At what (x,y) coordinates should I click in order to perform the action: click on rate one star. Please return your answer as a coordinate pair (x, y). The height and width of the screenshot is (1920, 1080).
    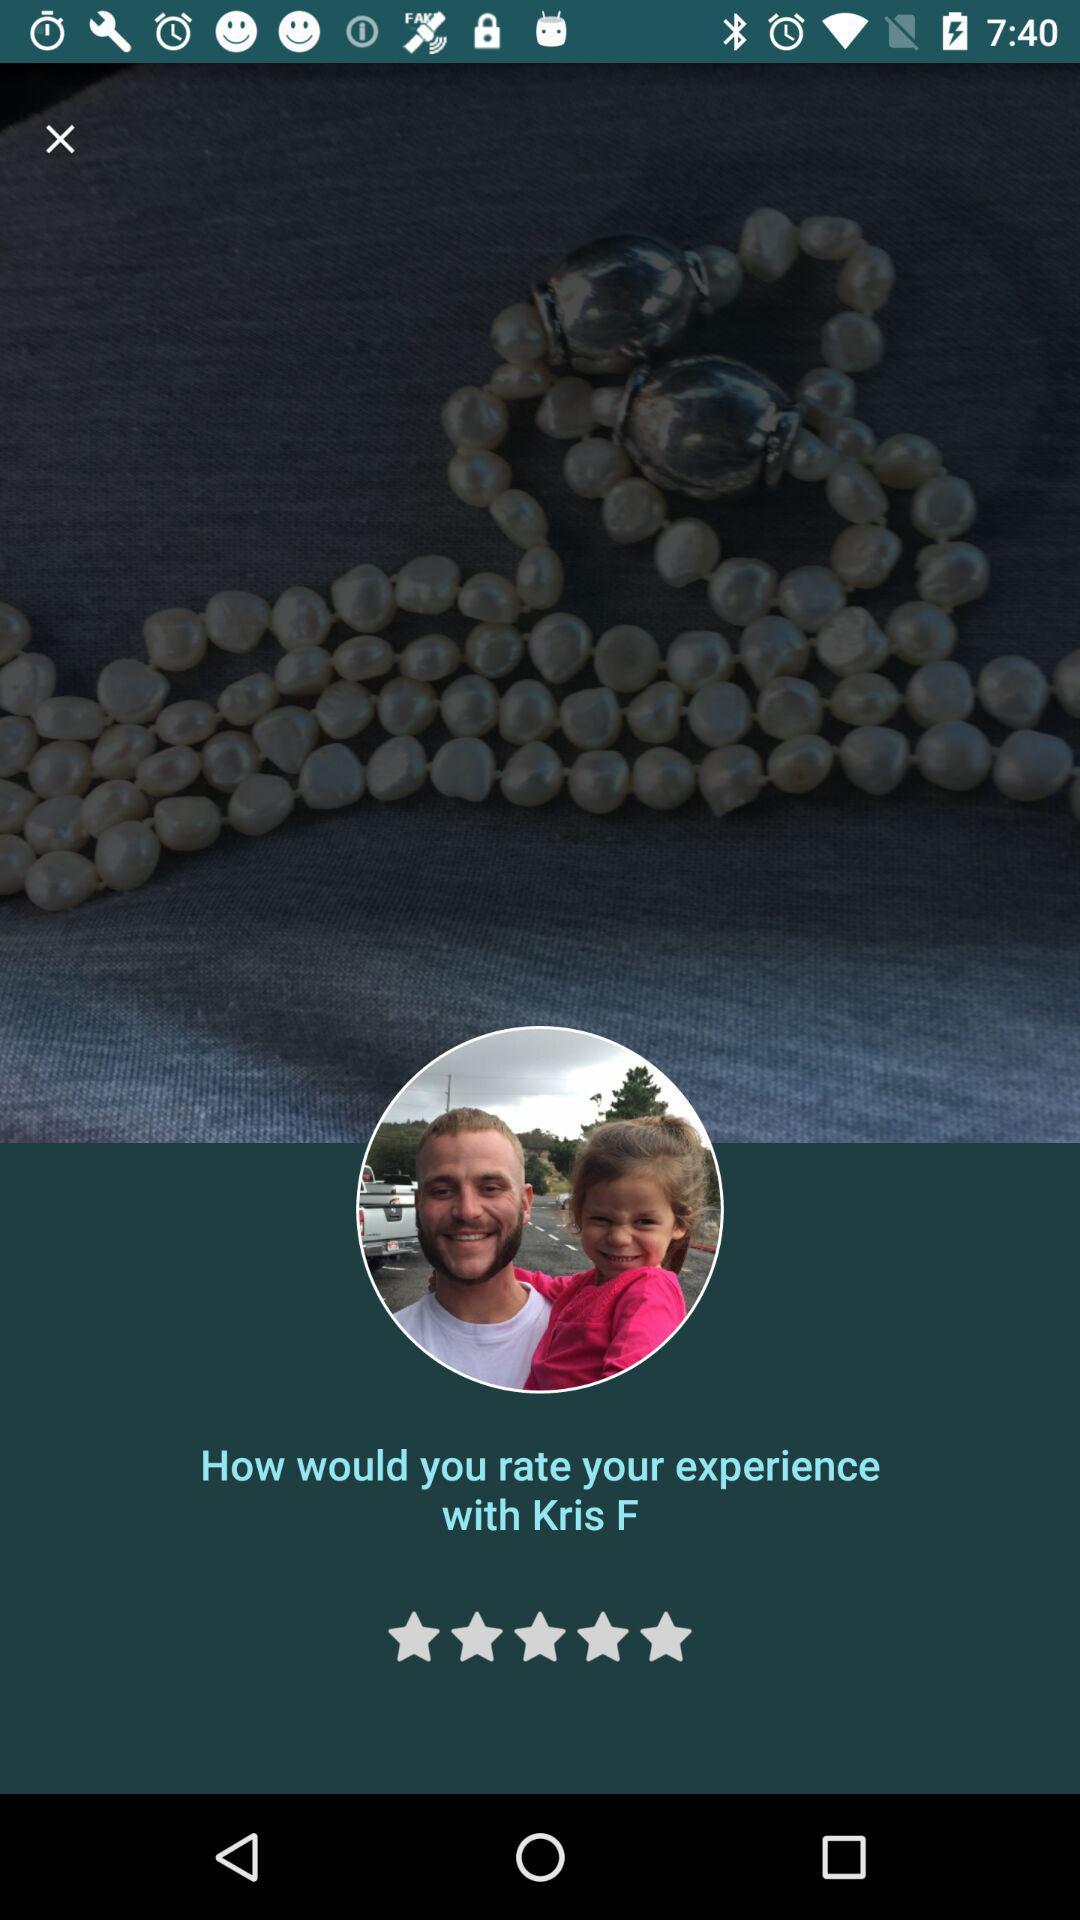
    Looking at the image, I should click on (412, 1636).